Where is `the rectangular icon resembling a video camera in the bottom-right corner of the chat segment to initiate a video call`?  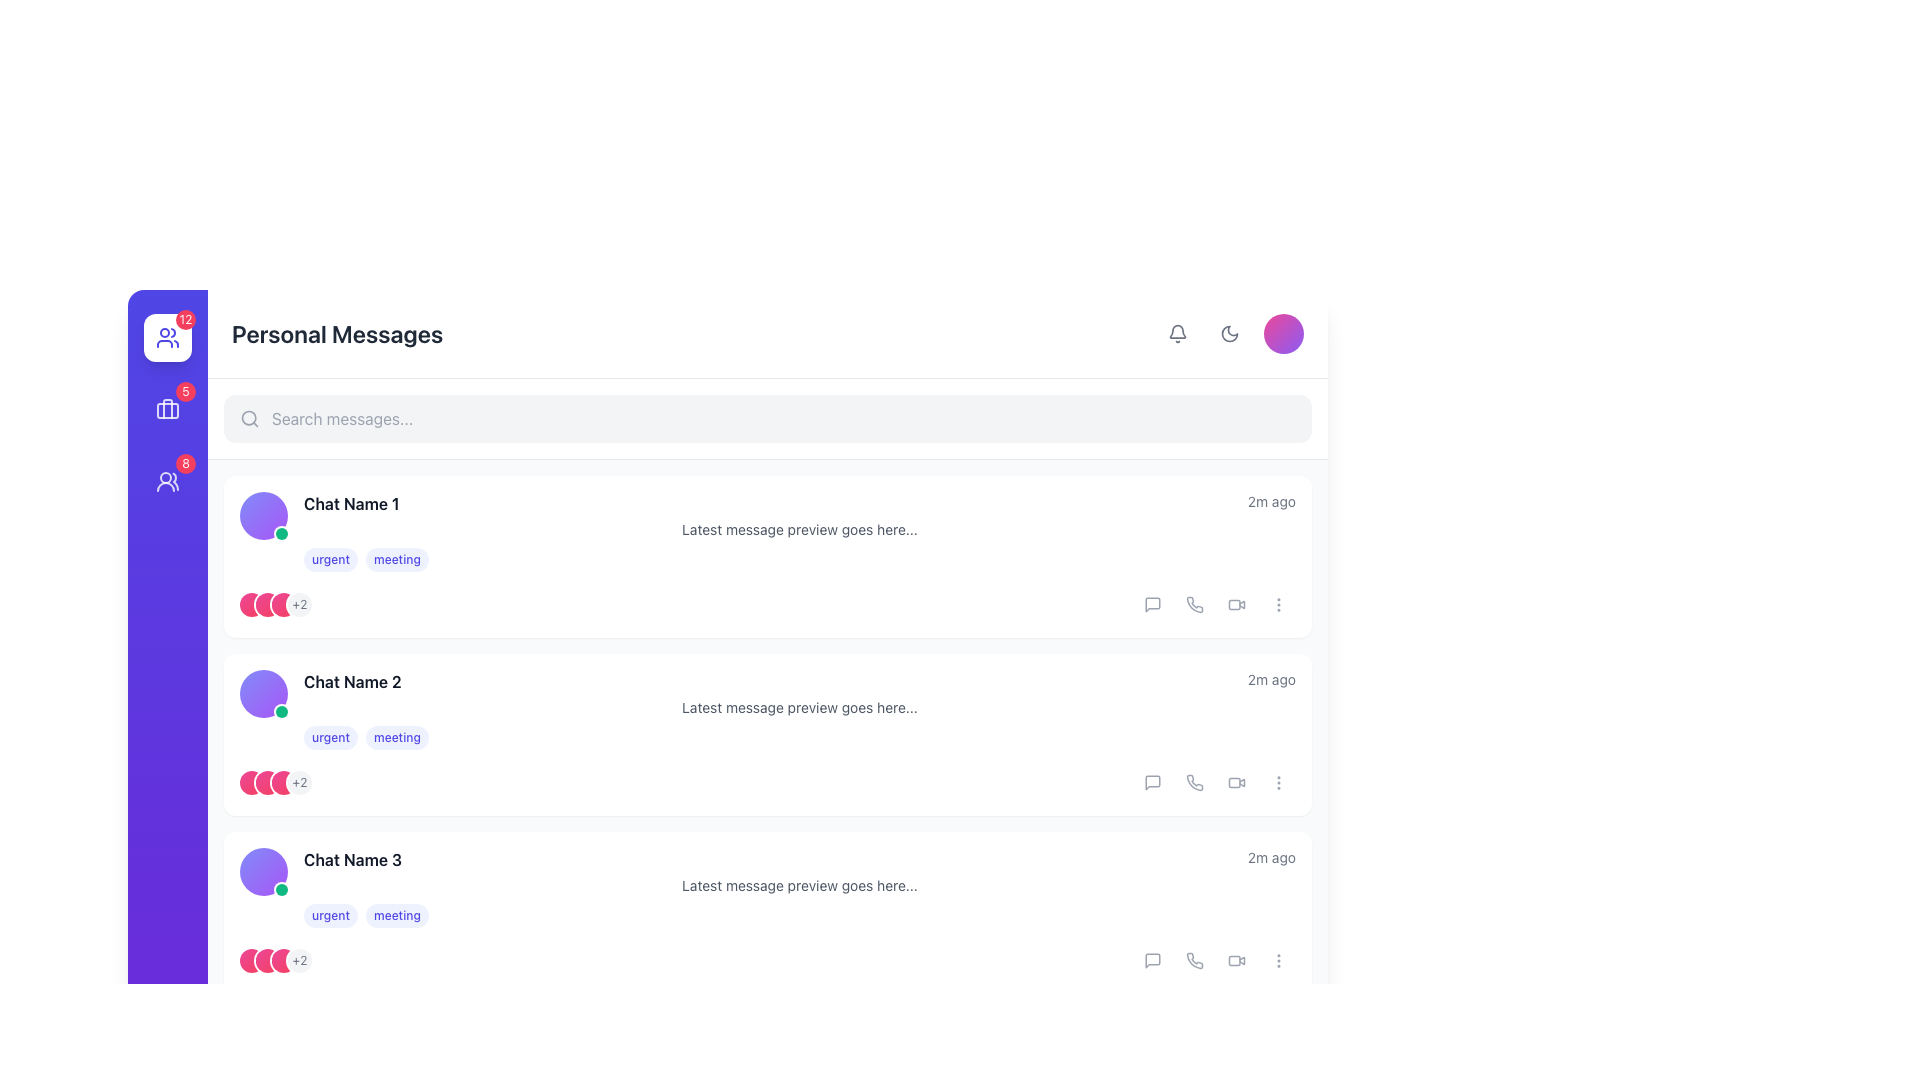 the rectangular icon resembling a video camera in the bottom-right corner of the chat segment to initiate a video call is located at coordinates (1233, 782).